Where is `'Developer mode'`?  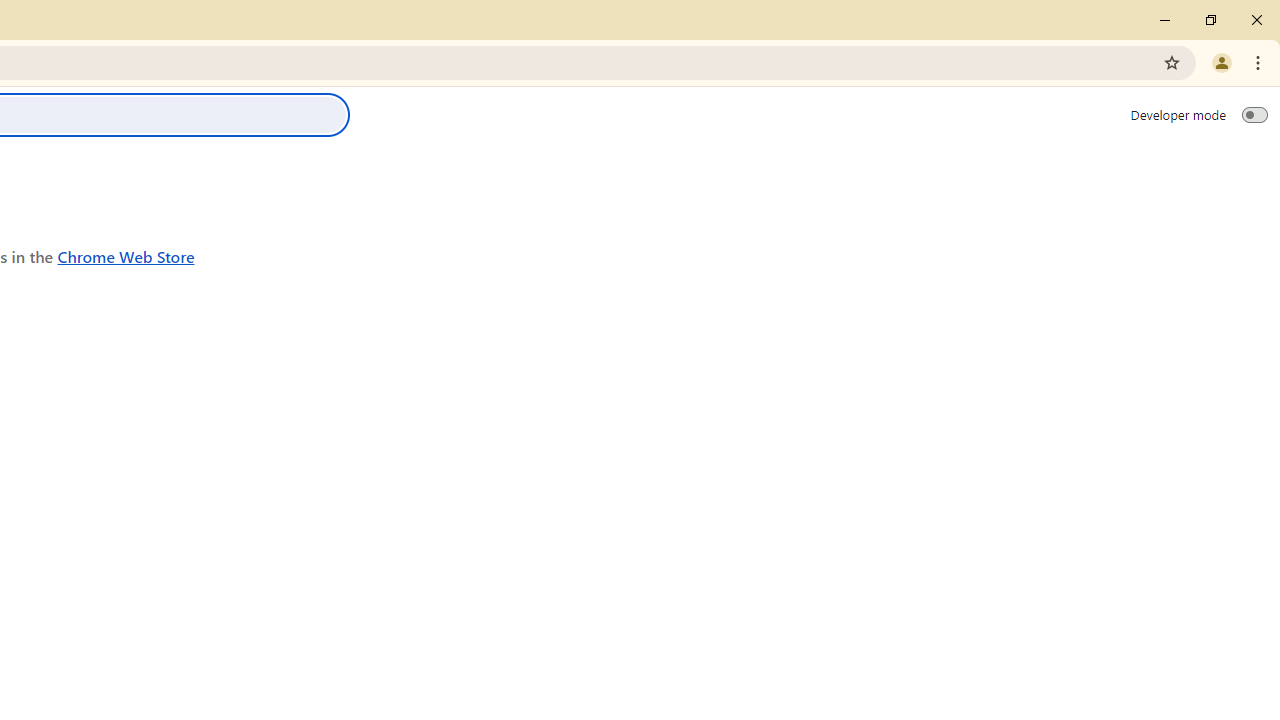
'Developer mode' is located at coordinates (1254, 114).